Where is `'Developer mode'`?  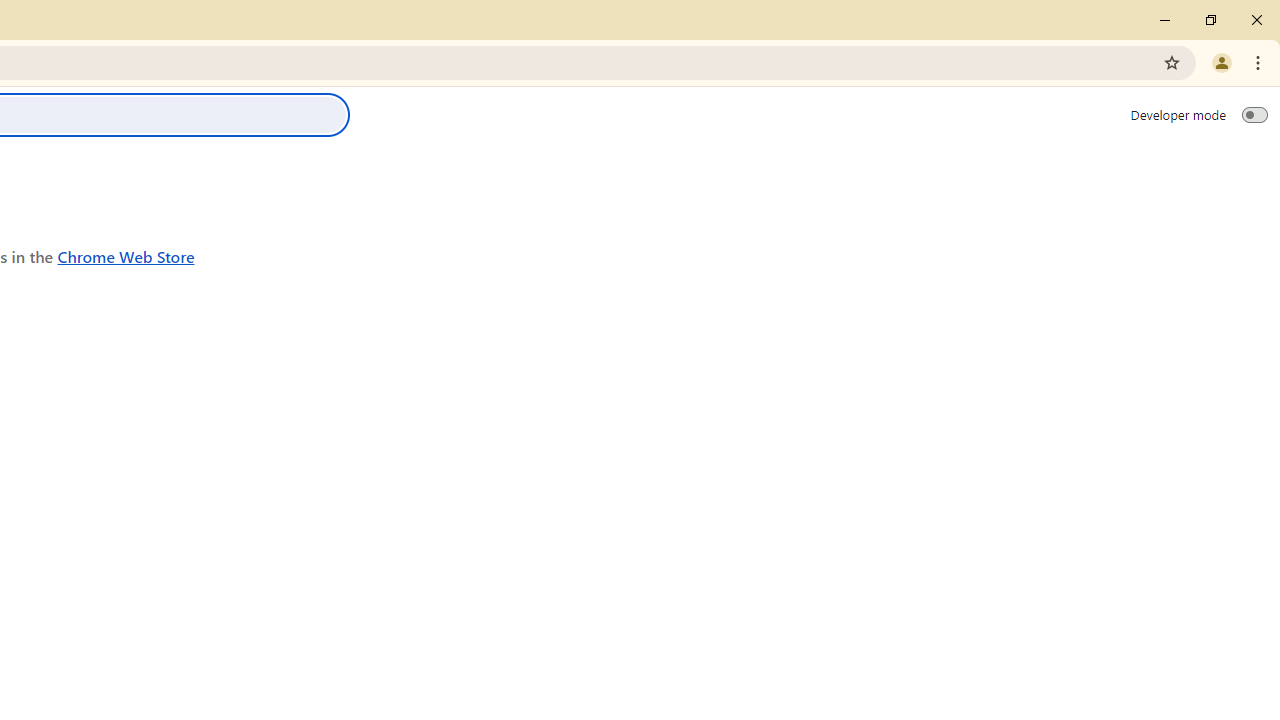
'Developer mode' is located at coordinates (1254, 114).